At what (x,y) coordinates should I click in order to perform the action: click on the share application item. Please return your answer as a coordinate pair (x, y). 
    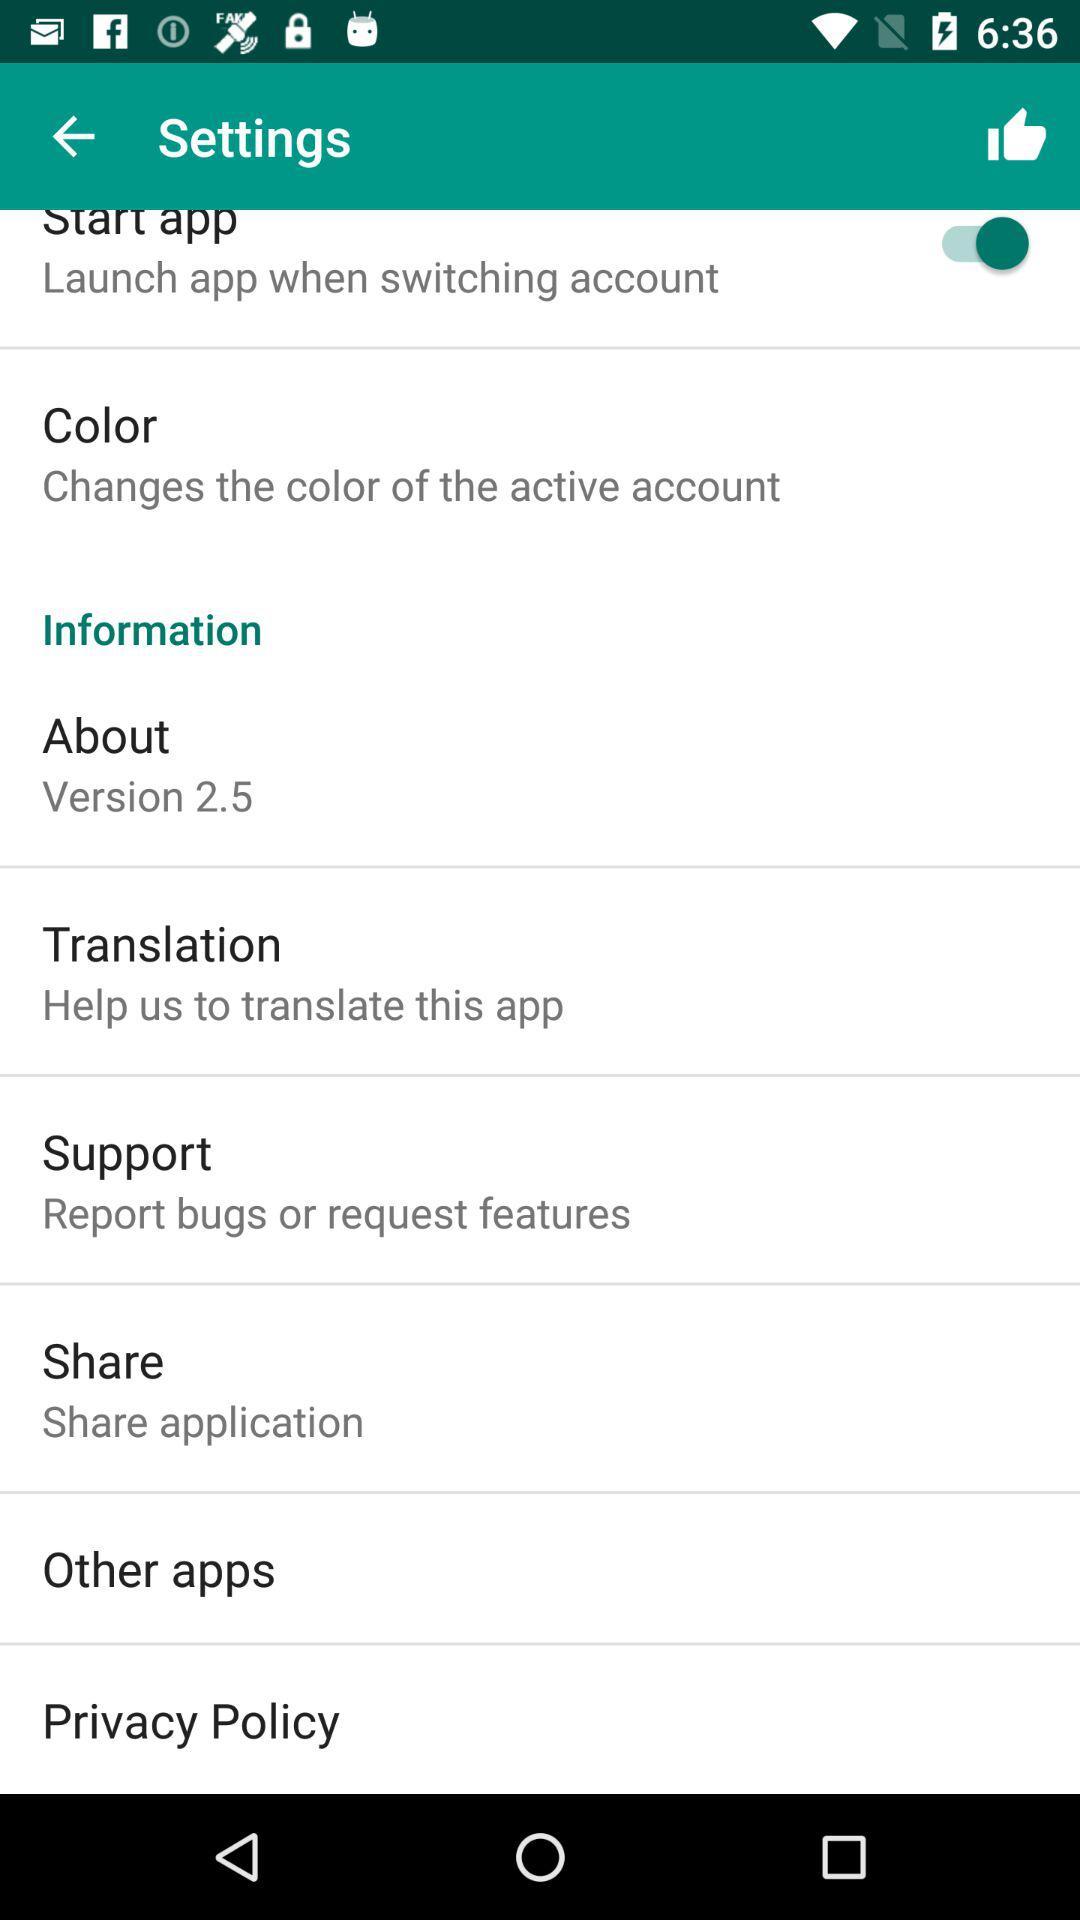
    Looking at the image, I should click on (203, 1419).